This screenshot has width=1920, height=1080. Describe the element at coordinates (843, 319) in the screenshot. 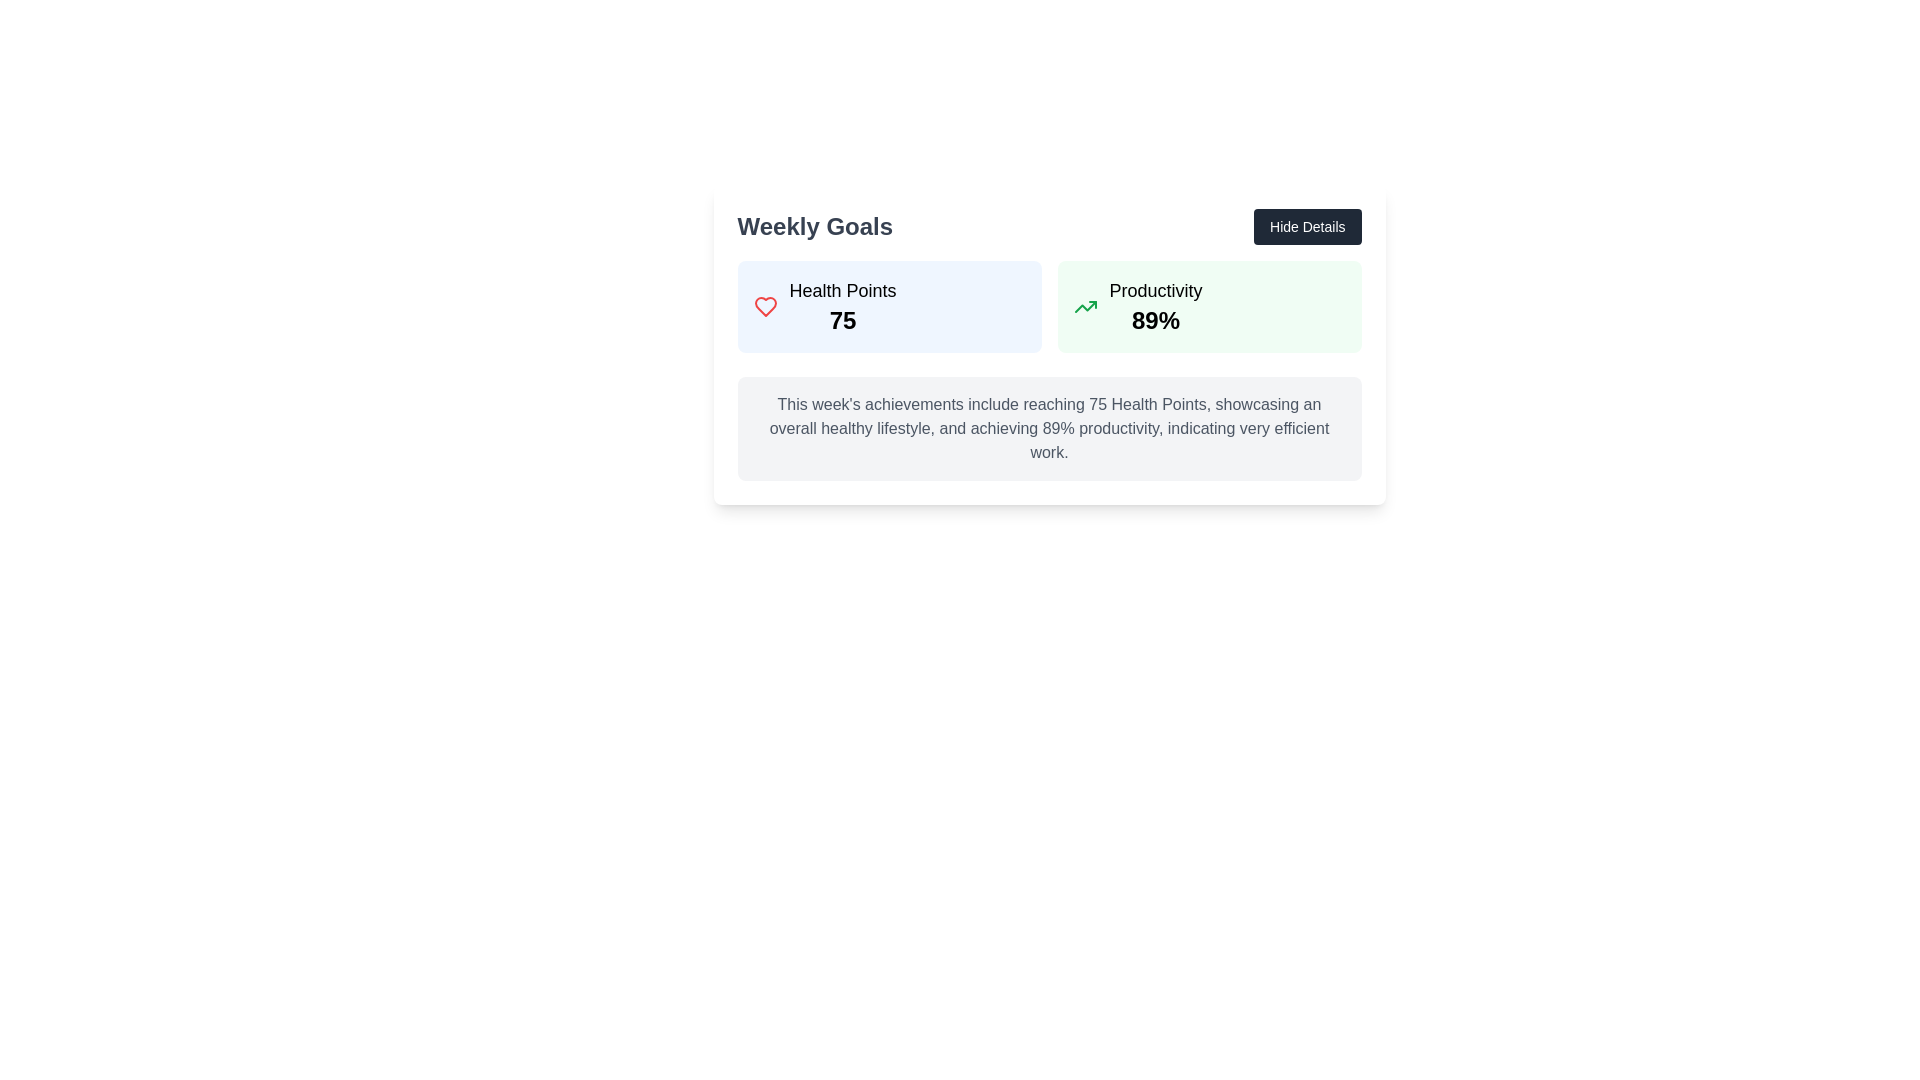

I see `numeric value displayed in the text label for 'Health Points', which is located in a blue-colored box in the left column of the 'Weekly Goals' section, directly below the 'Health Points' label` at that location.